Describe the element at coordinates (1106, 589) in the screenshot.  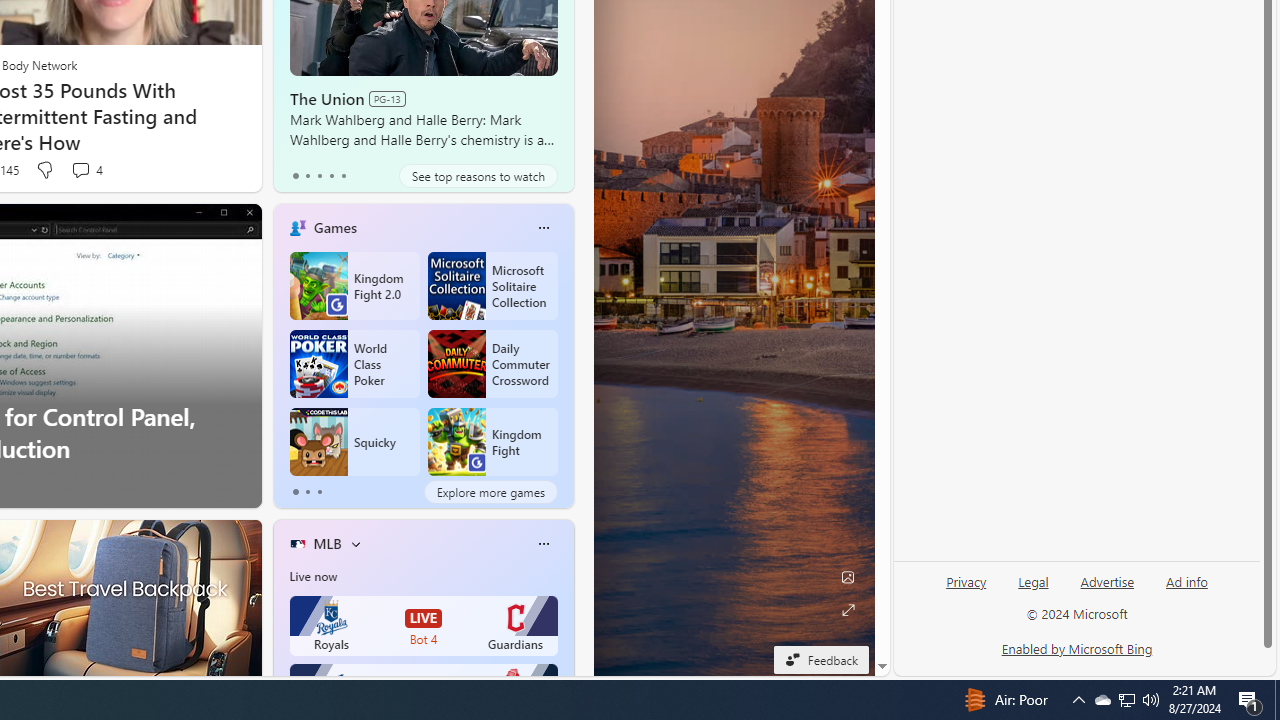
I see `'Advertise'` at that location.